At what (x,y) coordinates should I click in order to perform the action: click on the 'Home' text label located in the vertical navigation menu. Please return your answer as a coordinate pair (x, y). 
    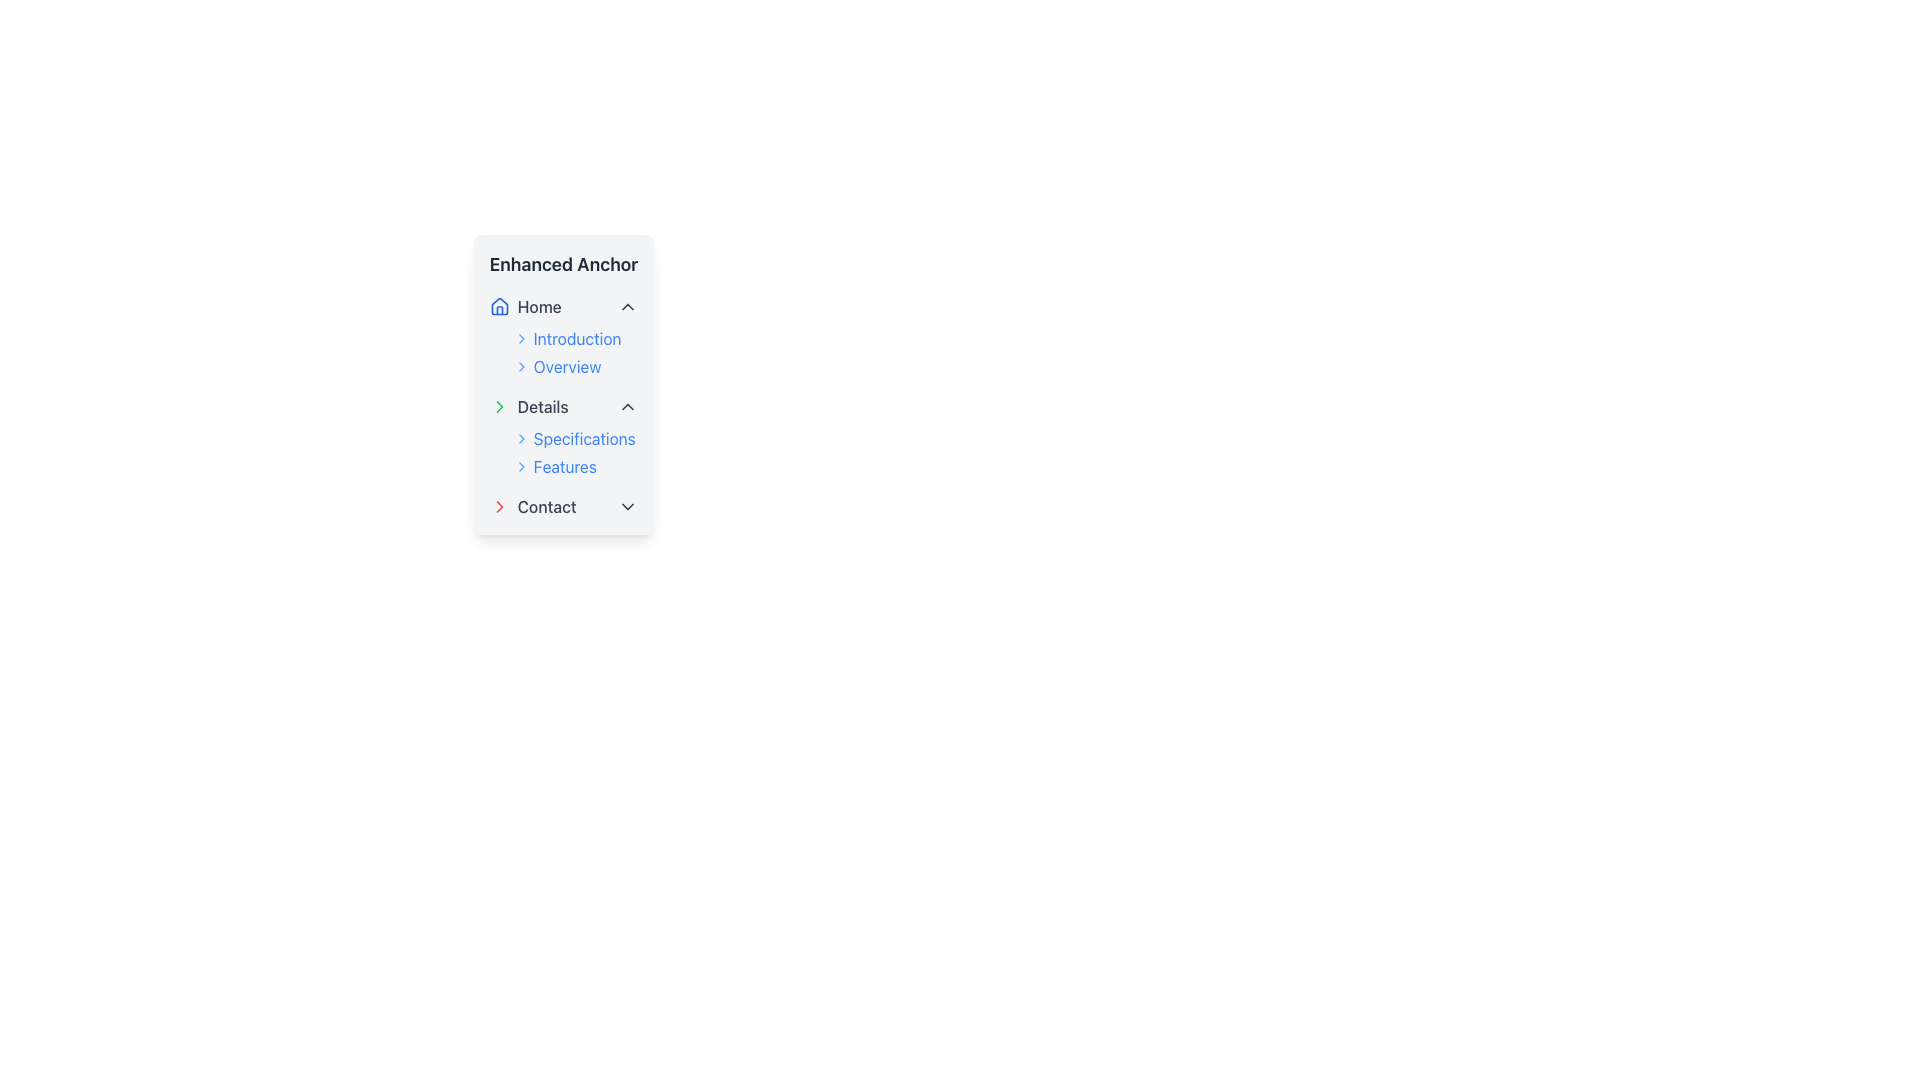
    Looking at the image, I should click on (539, 307).